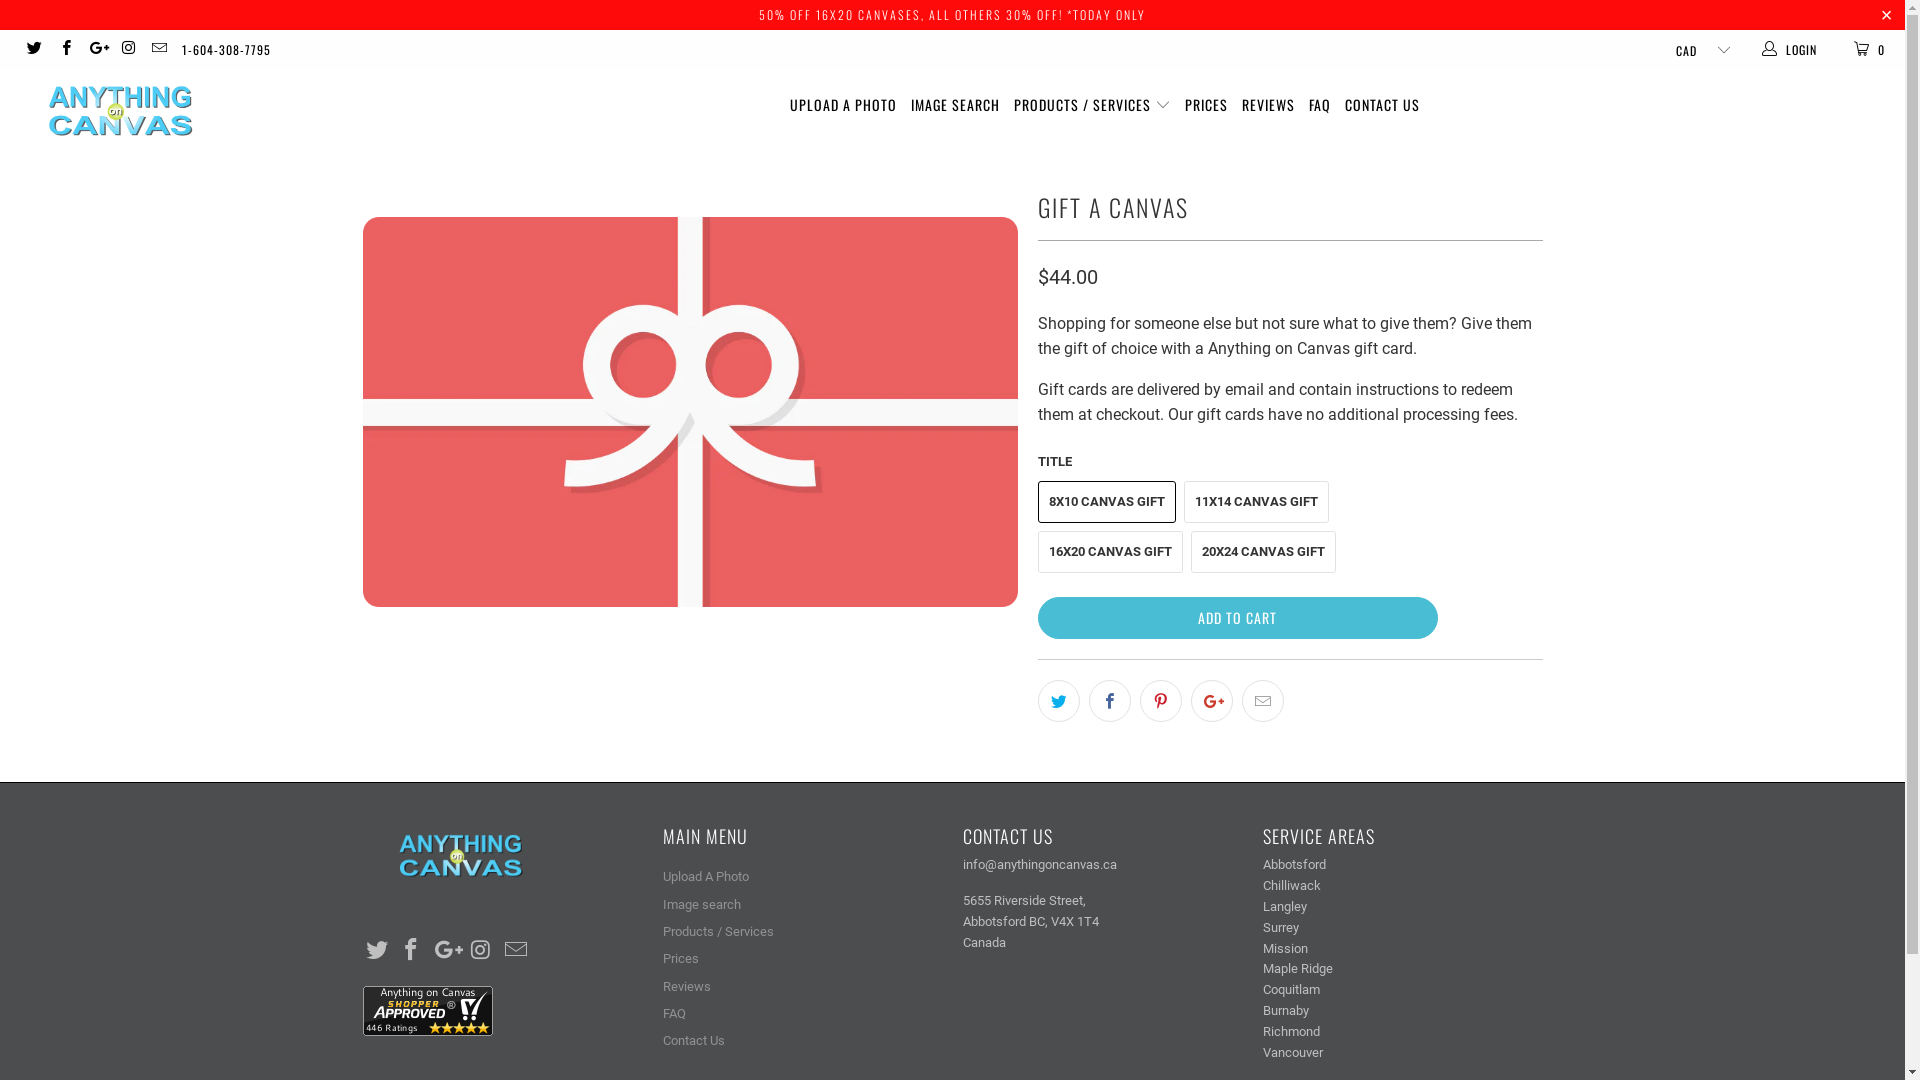 The height and width of the screenshot is (1080, 1920). I want to click on 'CONTACT US', so click(1381, 105).